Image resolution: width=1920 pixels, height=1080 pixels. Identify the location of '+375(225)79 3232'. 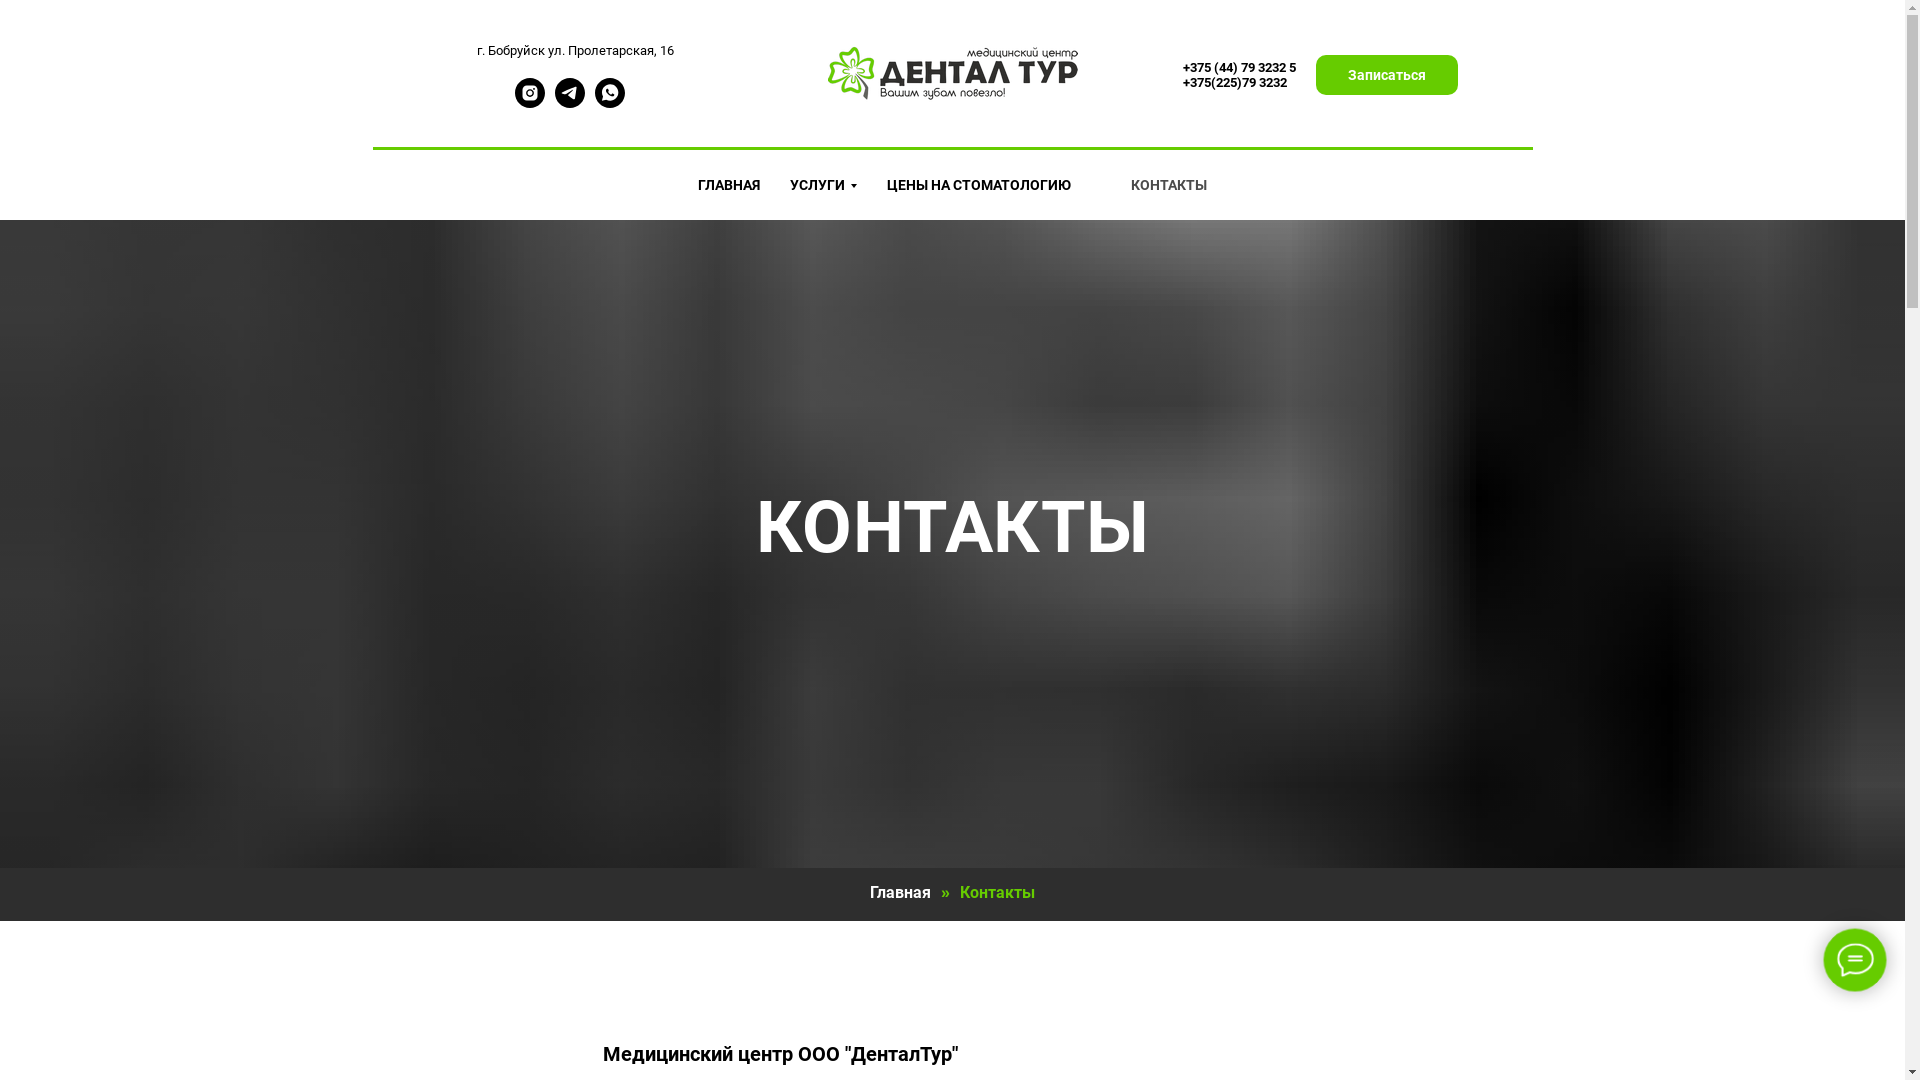
(1232, 81).